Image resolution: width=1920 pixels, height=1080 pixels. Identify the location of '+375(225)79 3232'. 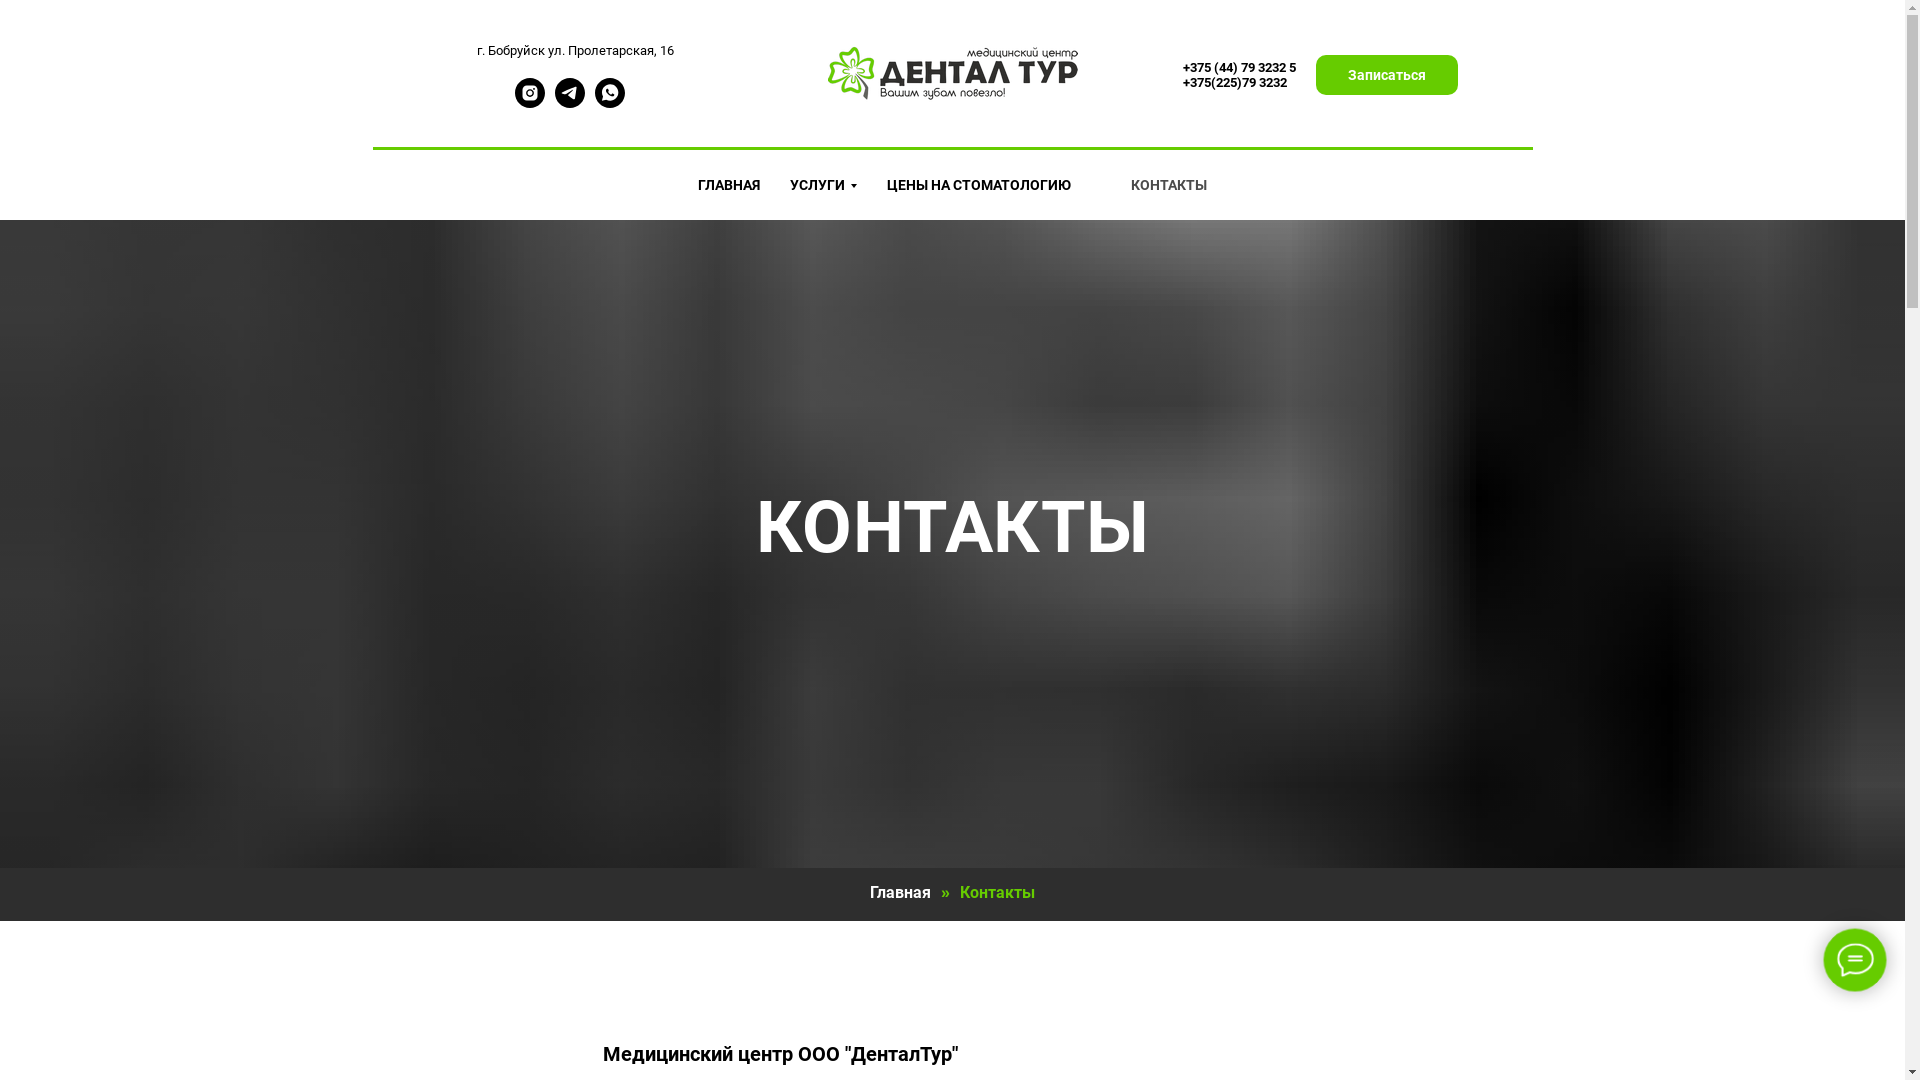
(1232, 81).